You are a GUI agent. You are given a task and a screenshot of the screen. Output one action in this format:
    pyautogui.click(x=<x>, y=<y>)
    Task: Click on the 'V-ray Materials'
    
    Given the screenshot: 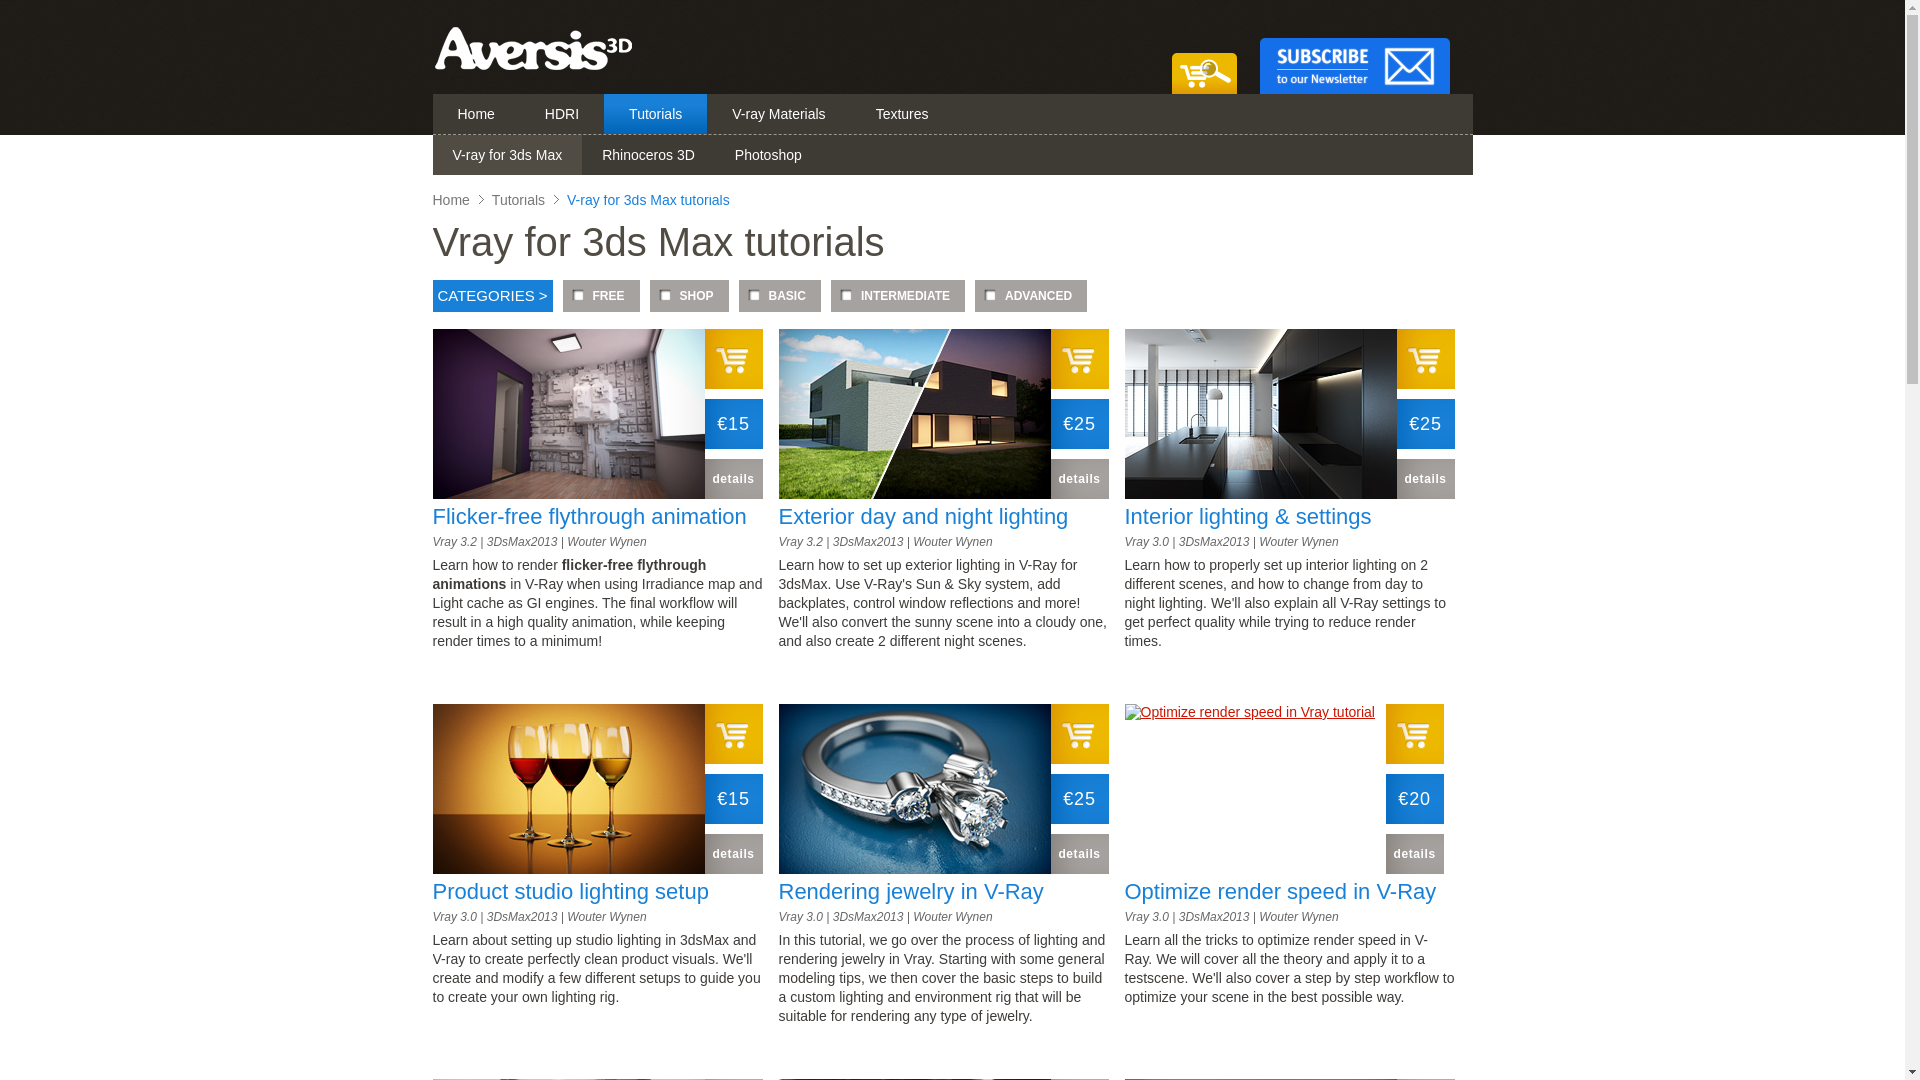 What is the action you would take?
    pyautogui.click(x=706, y=114)
    